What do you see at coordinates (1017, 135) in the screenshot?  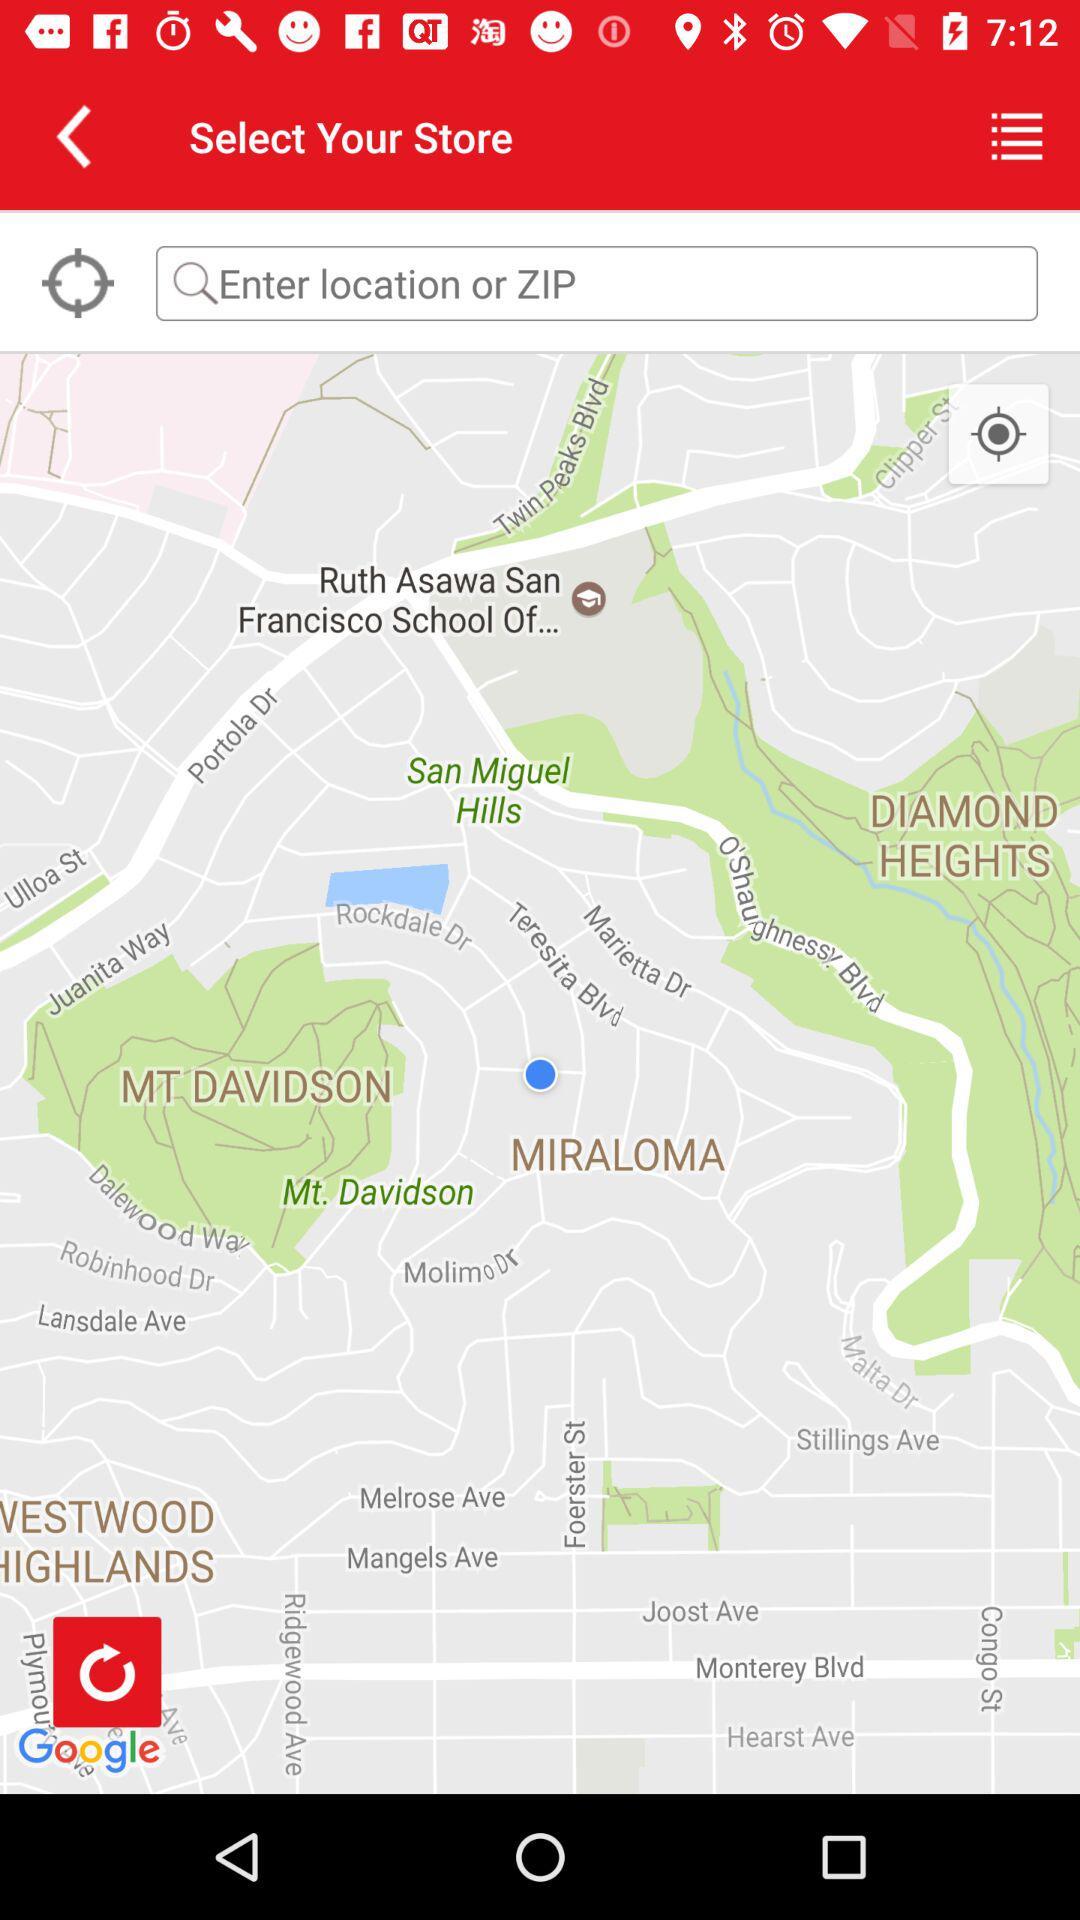 I see `item to the right of the select your store` at bounding box center [1017, 135].